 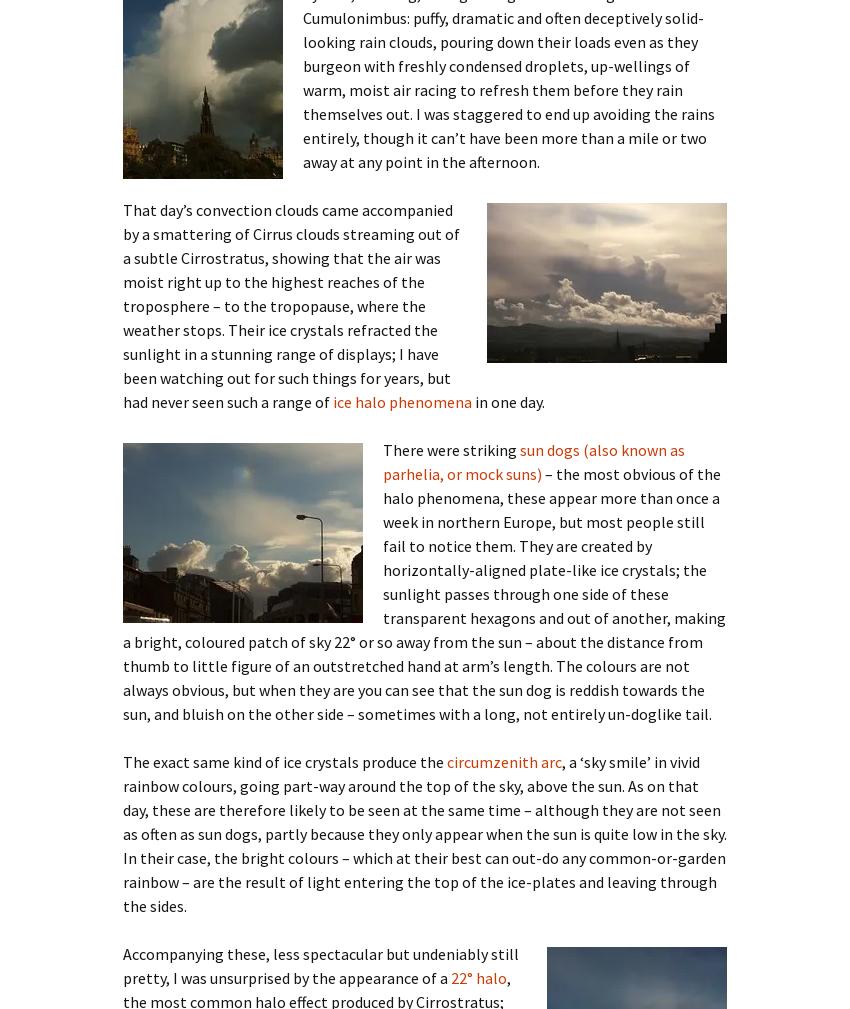 What do you see at coordinates (532, 460) in the screenshot?
I see `'sun dogs (also known as parhelia, or mock suns)'` at bounding box center [532, 460].